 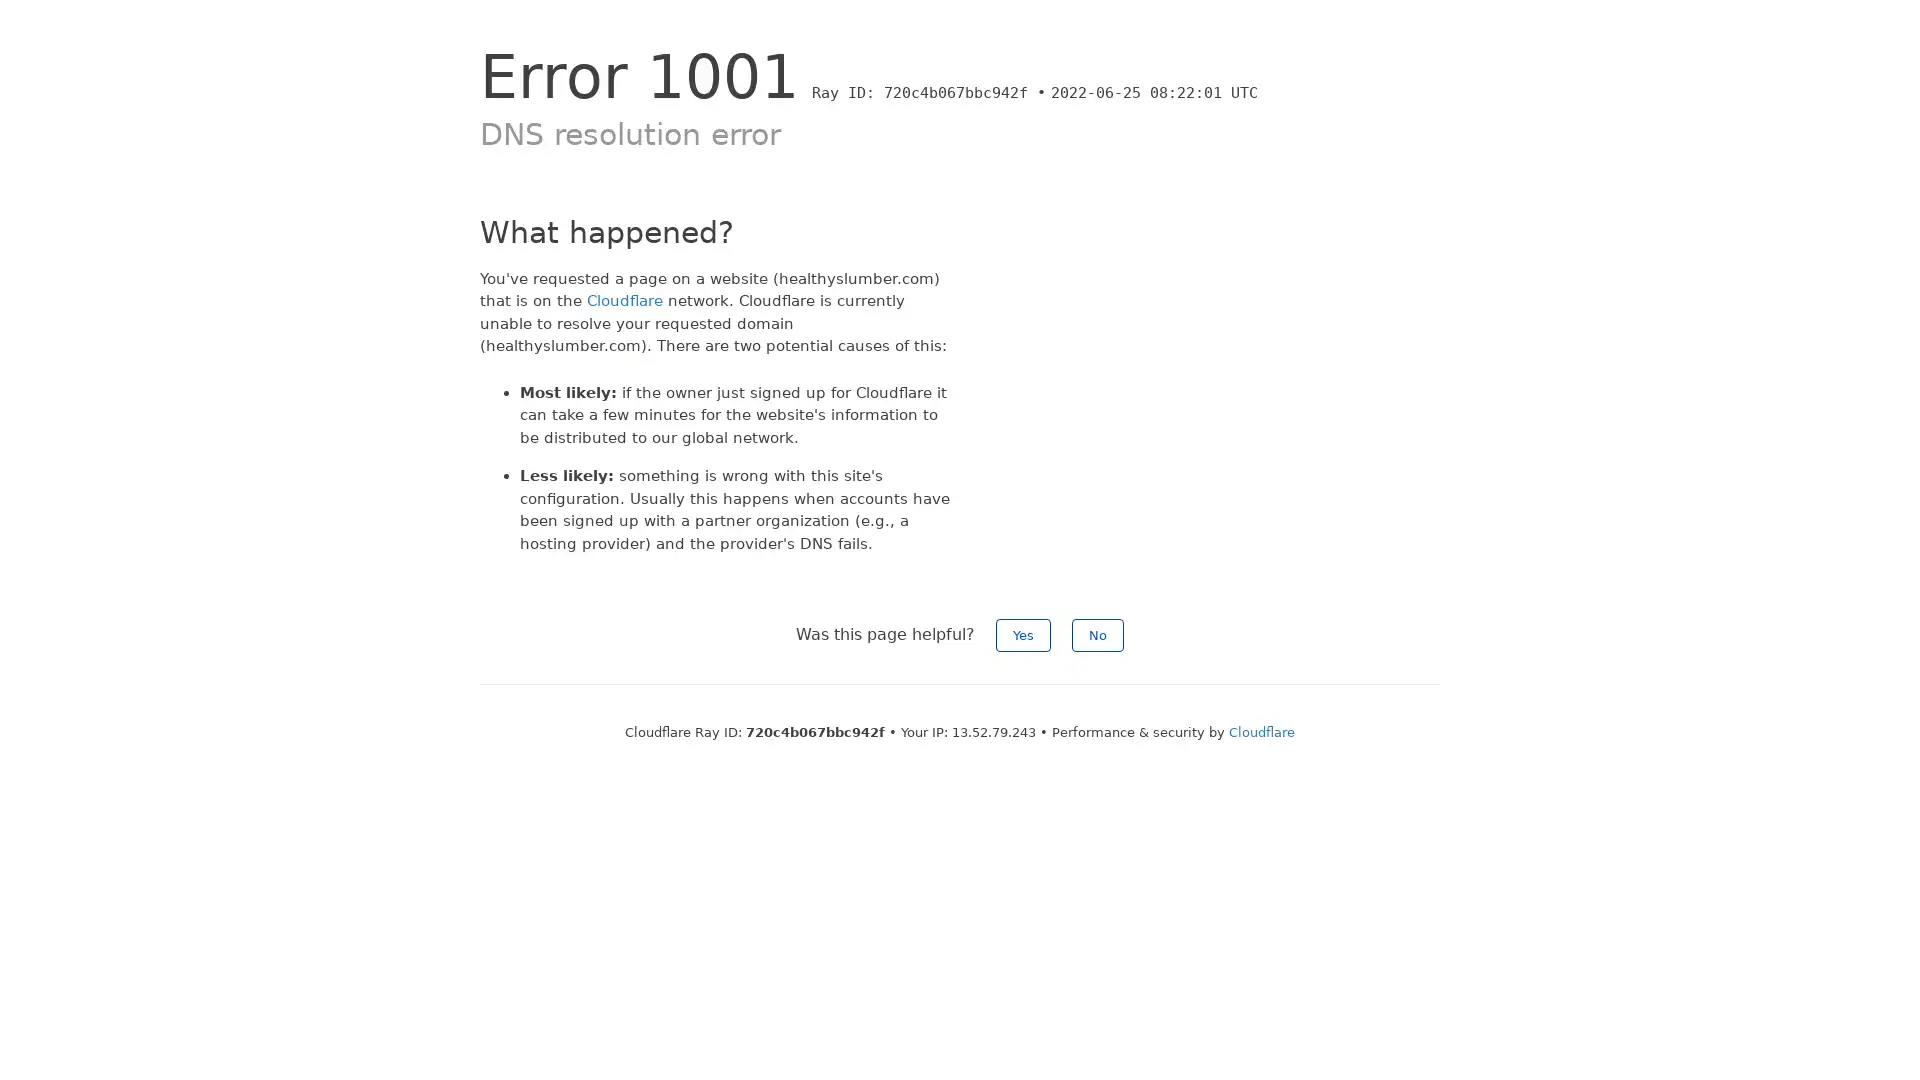 What do you see at coordinates (1097, 635) in the screenshot?
I see `No` at bounding box center [1097, 635].